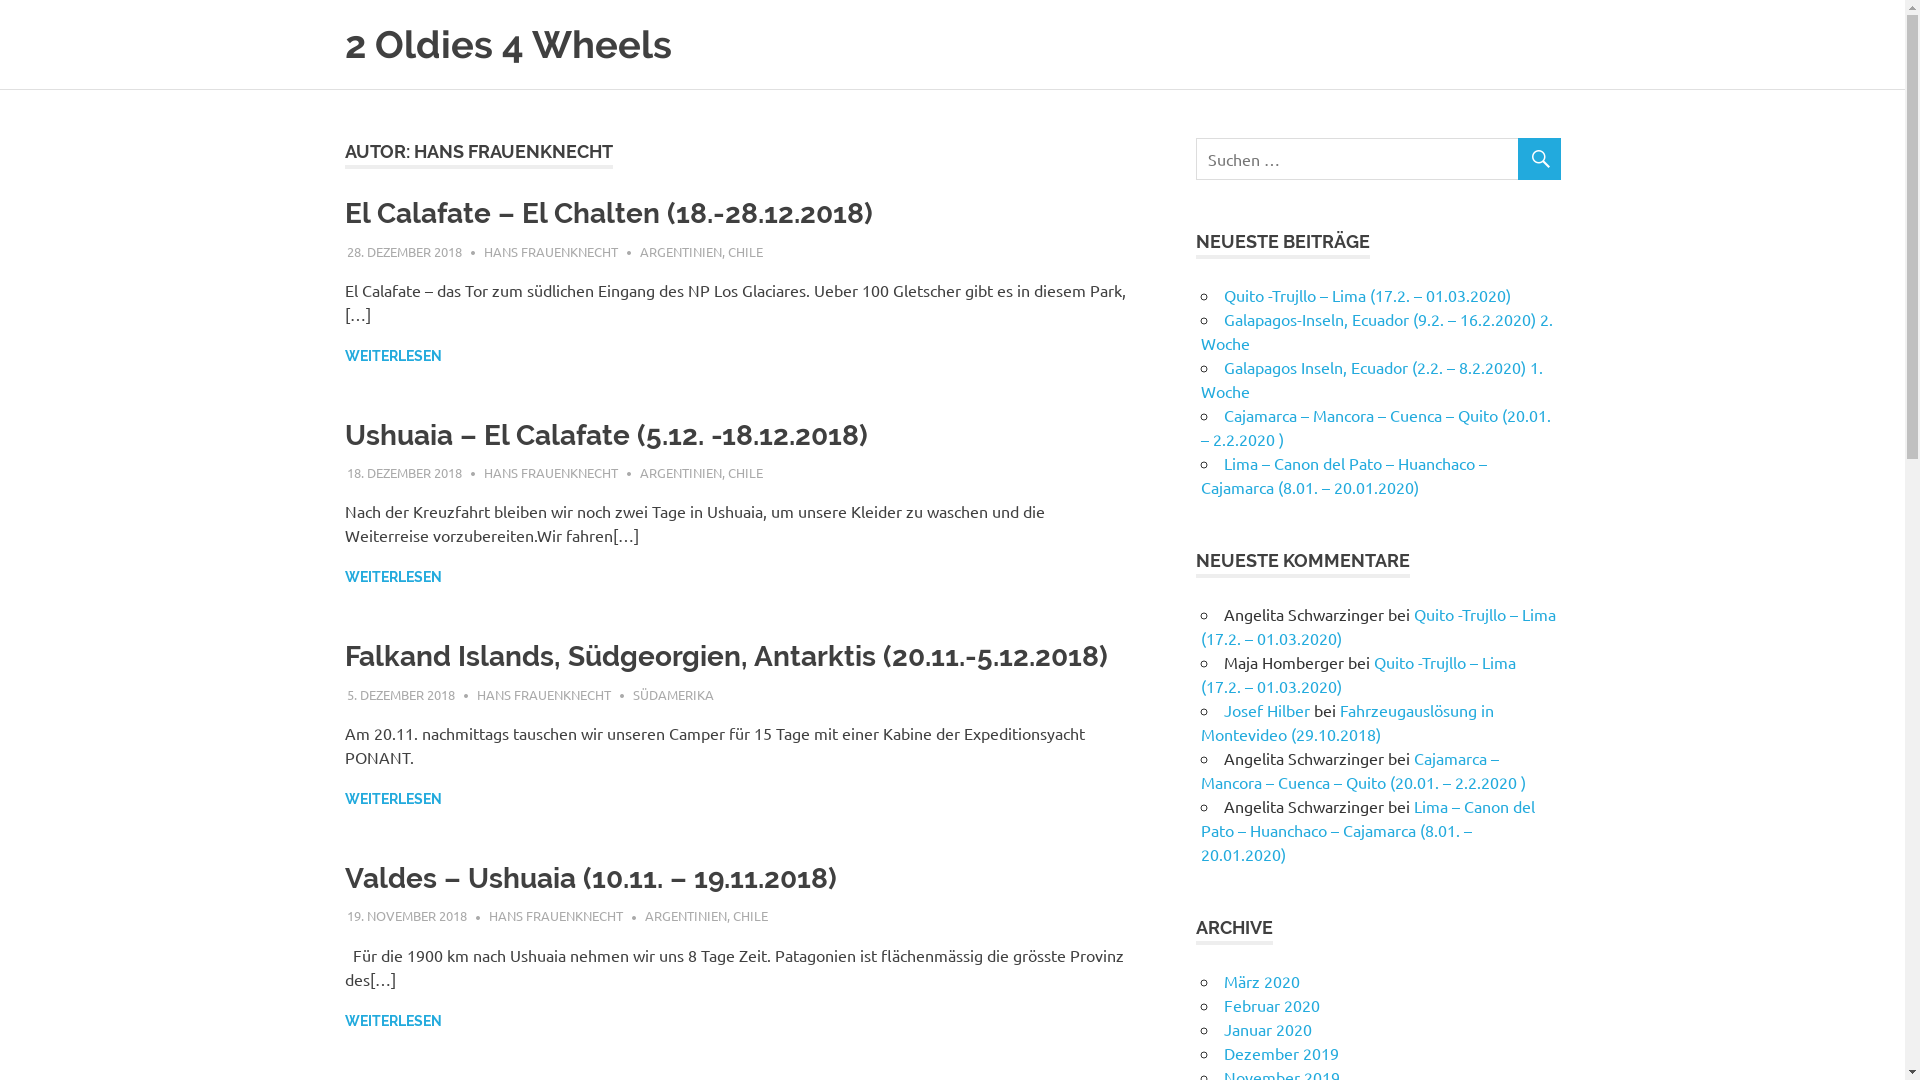 The image size is (1920, 1080). I want to click on '18. DEZEMBER 2018', so click(403, 472).